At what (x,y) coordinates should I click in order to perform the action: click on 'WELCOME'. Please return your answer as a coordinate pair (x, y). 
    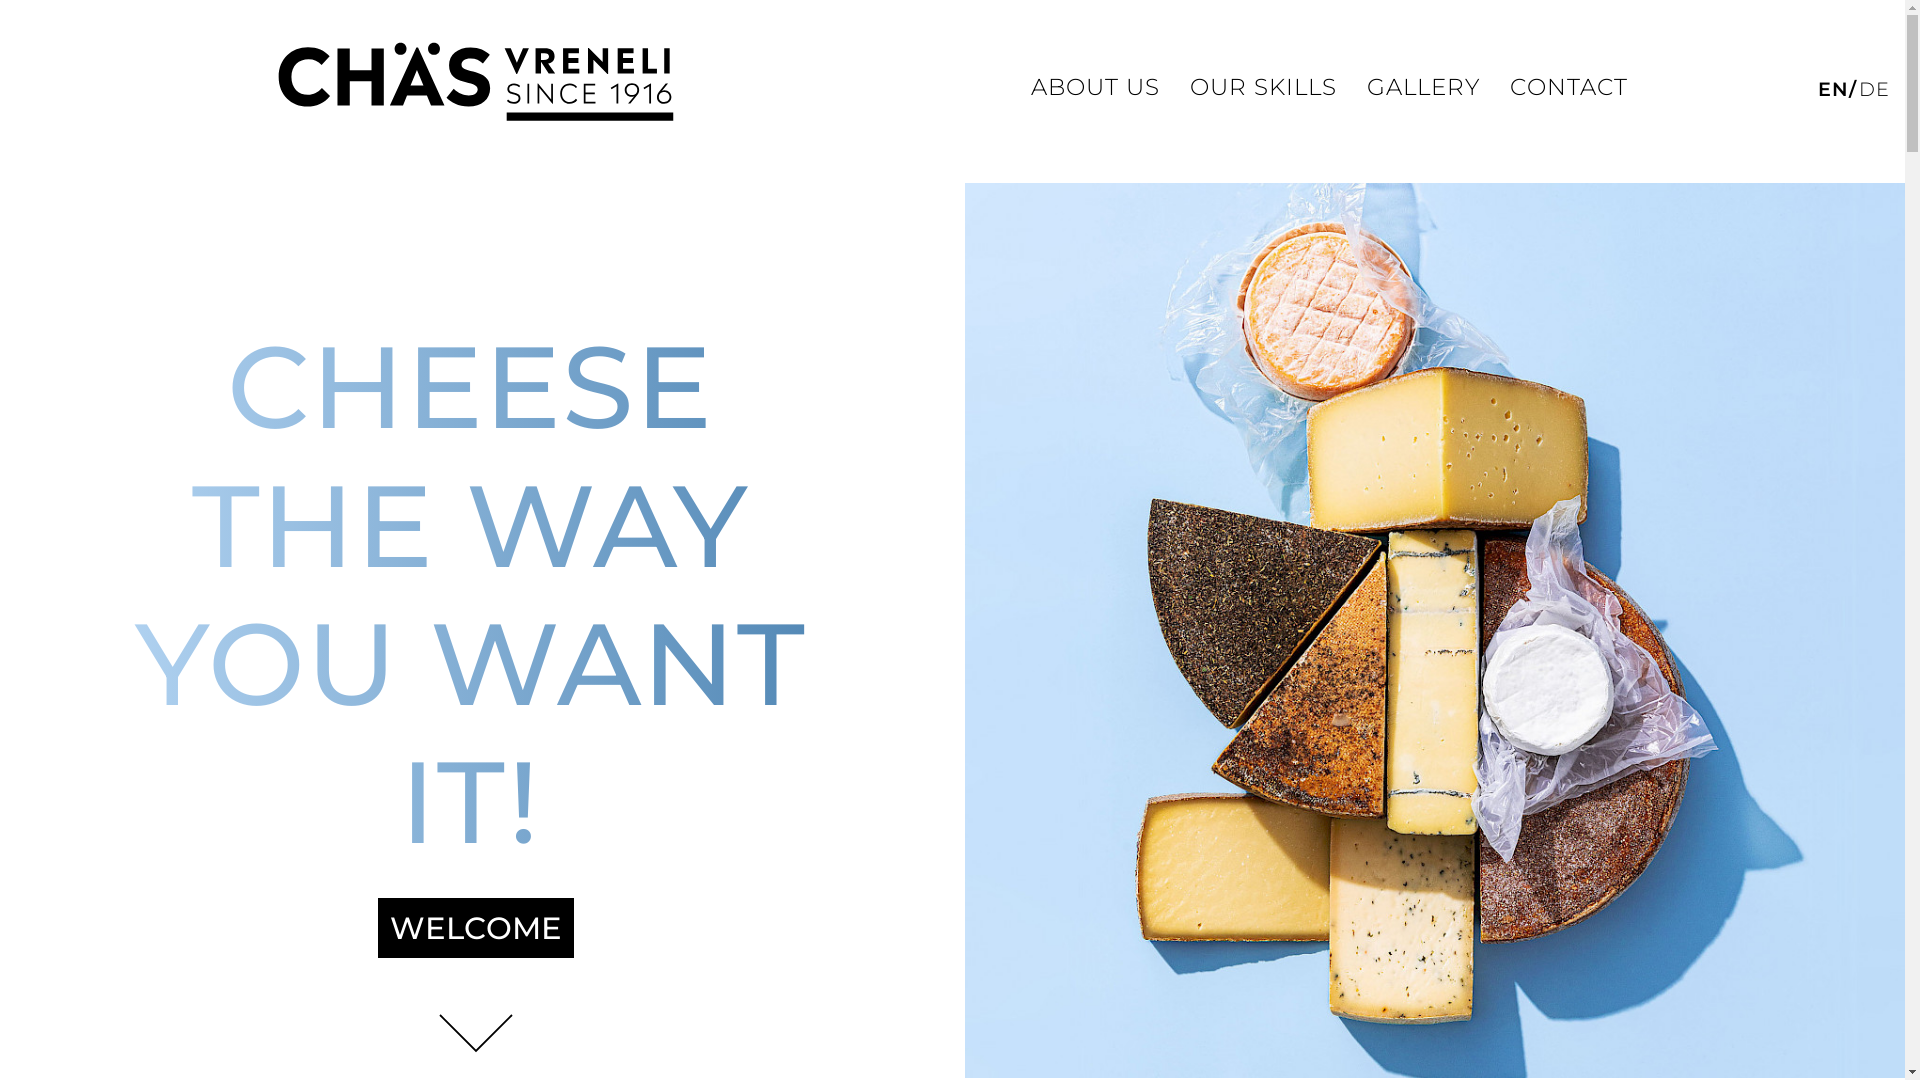
    Looking at the image, I should click on (474, 928).